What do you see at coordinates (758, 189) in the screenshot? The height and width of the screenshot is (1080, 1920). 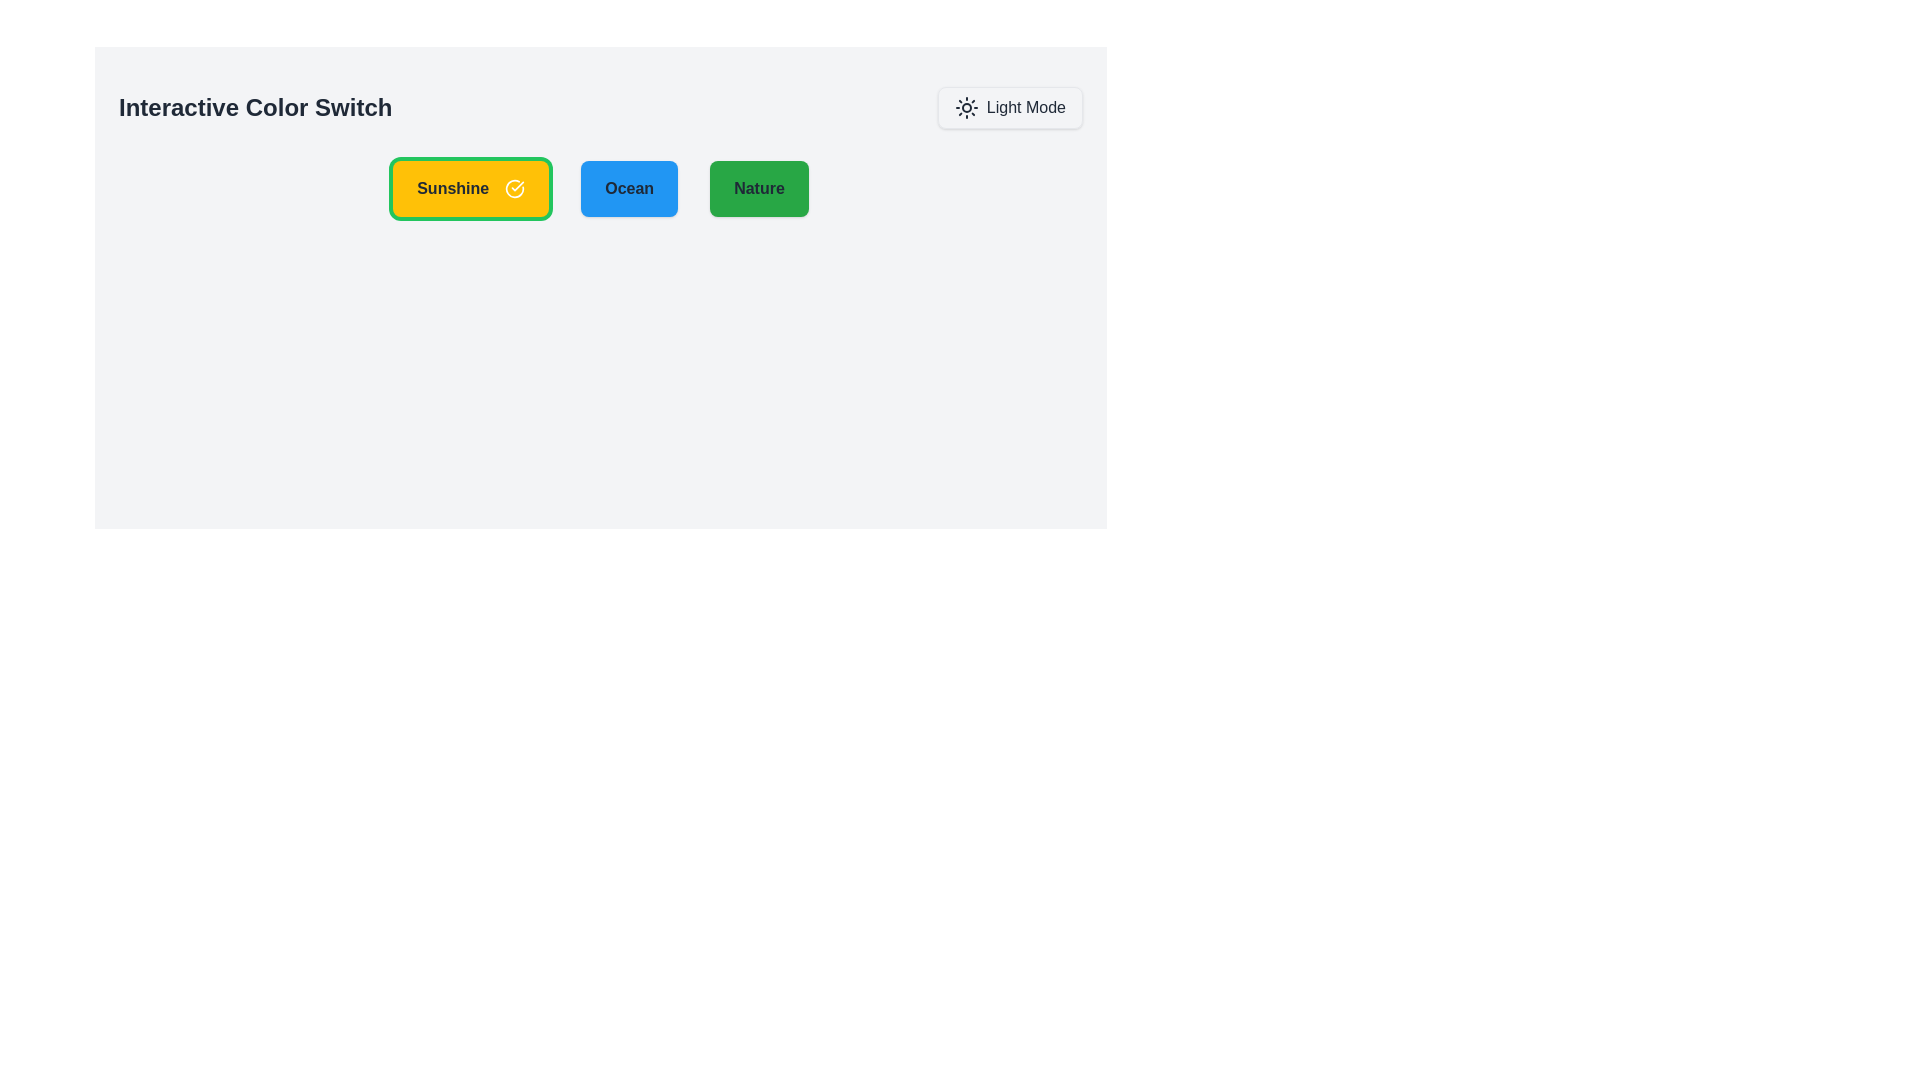 I see `text content of the label 'Nature' displayed inside the green button, which is the third button in a horizontal layout of theme buttons` at bounding box center [758, 189].